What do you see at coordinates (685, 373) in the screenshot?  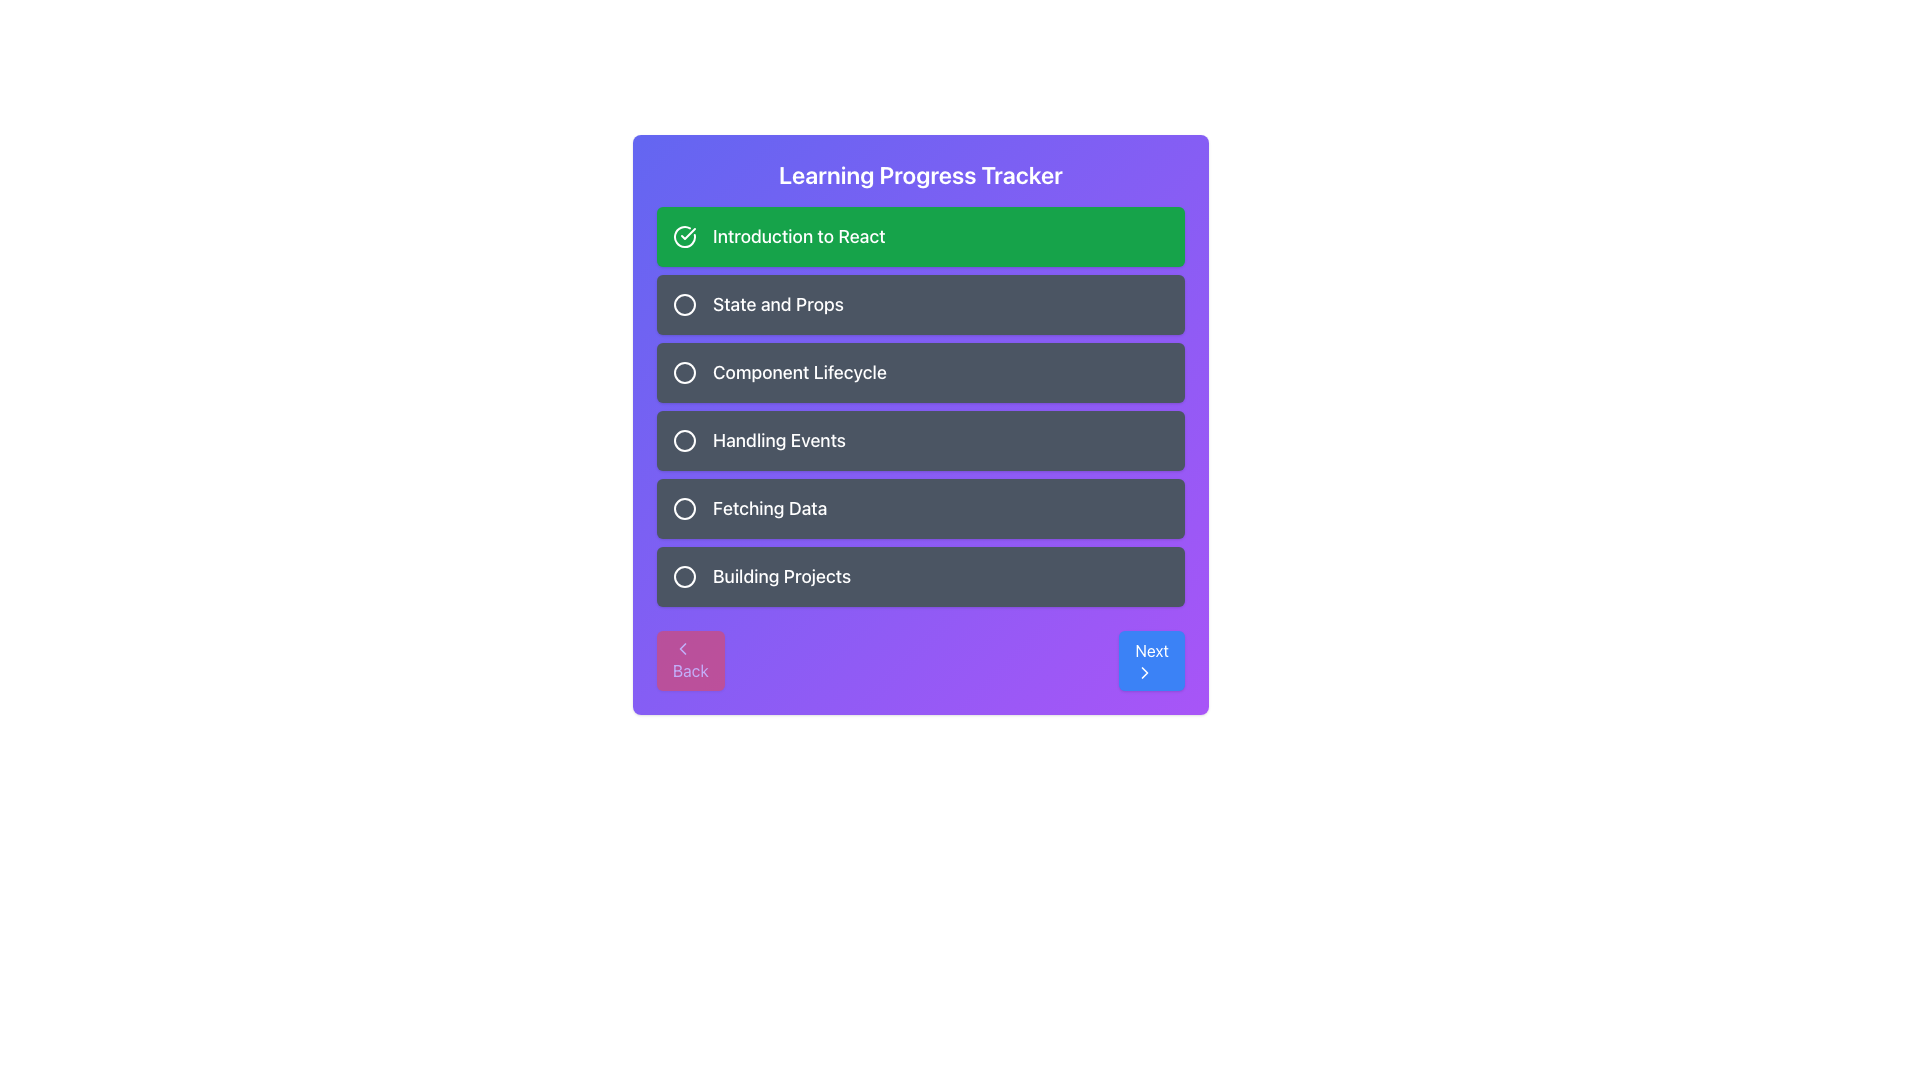 I see `the SVG Circle Icon located to the left of the text 'Component Lifecycle' in the third item of the vertically stacked list` at bounding box center [685, 373].